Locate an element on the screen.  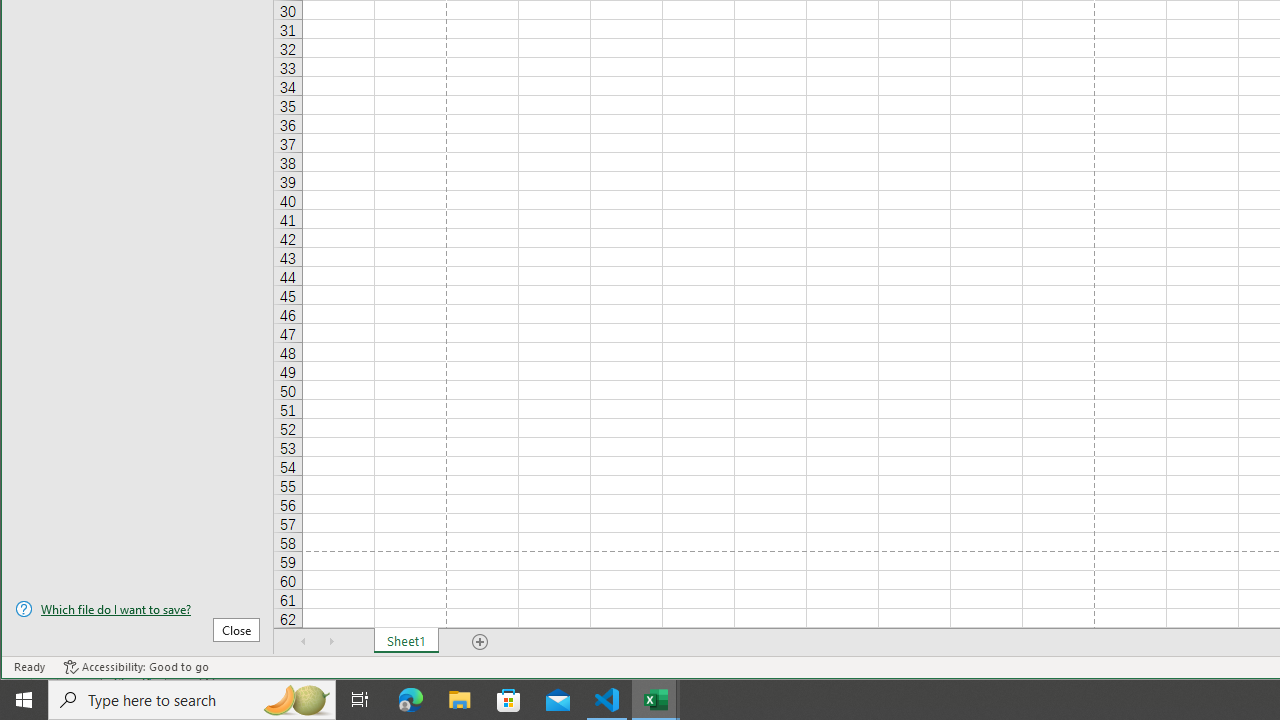
'Type here to search' is located at coordinates (192, 698).